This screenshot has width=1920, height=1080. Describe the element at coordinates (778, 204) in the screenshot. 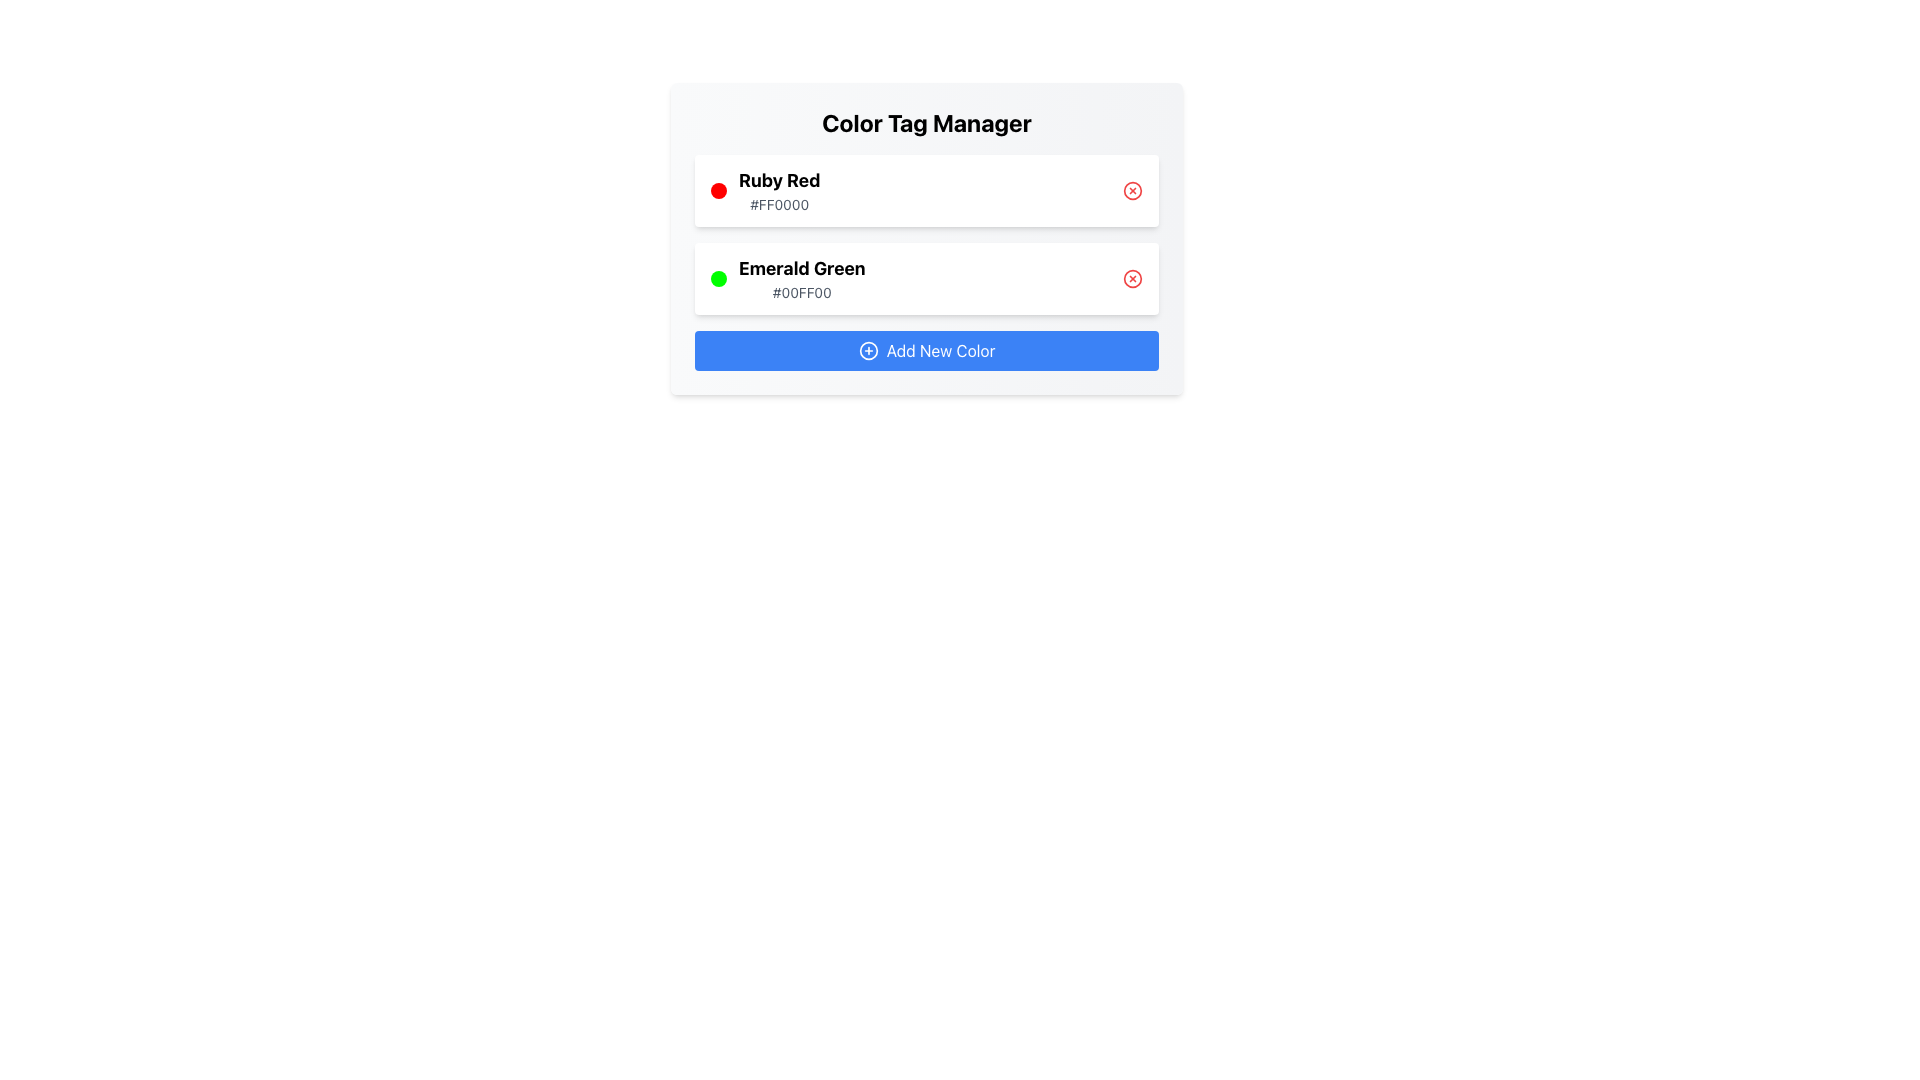

I see `the text label displaying the color code '#FF0000', which is styled in gray and located beneath the 'Ruby Red' label within the color management interface` at that location.